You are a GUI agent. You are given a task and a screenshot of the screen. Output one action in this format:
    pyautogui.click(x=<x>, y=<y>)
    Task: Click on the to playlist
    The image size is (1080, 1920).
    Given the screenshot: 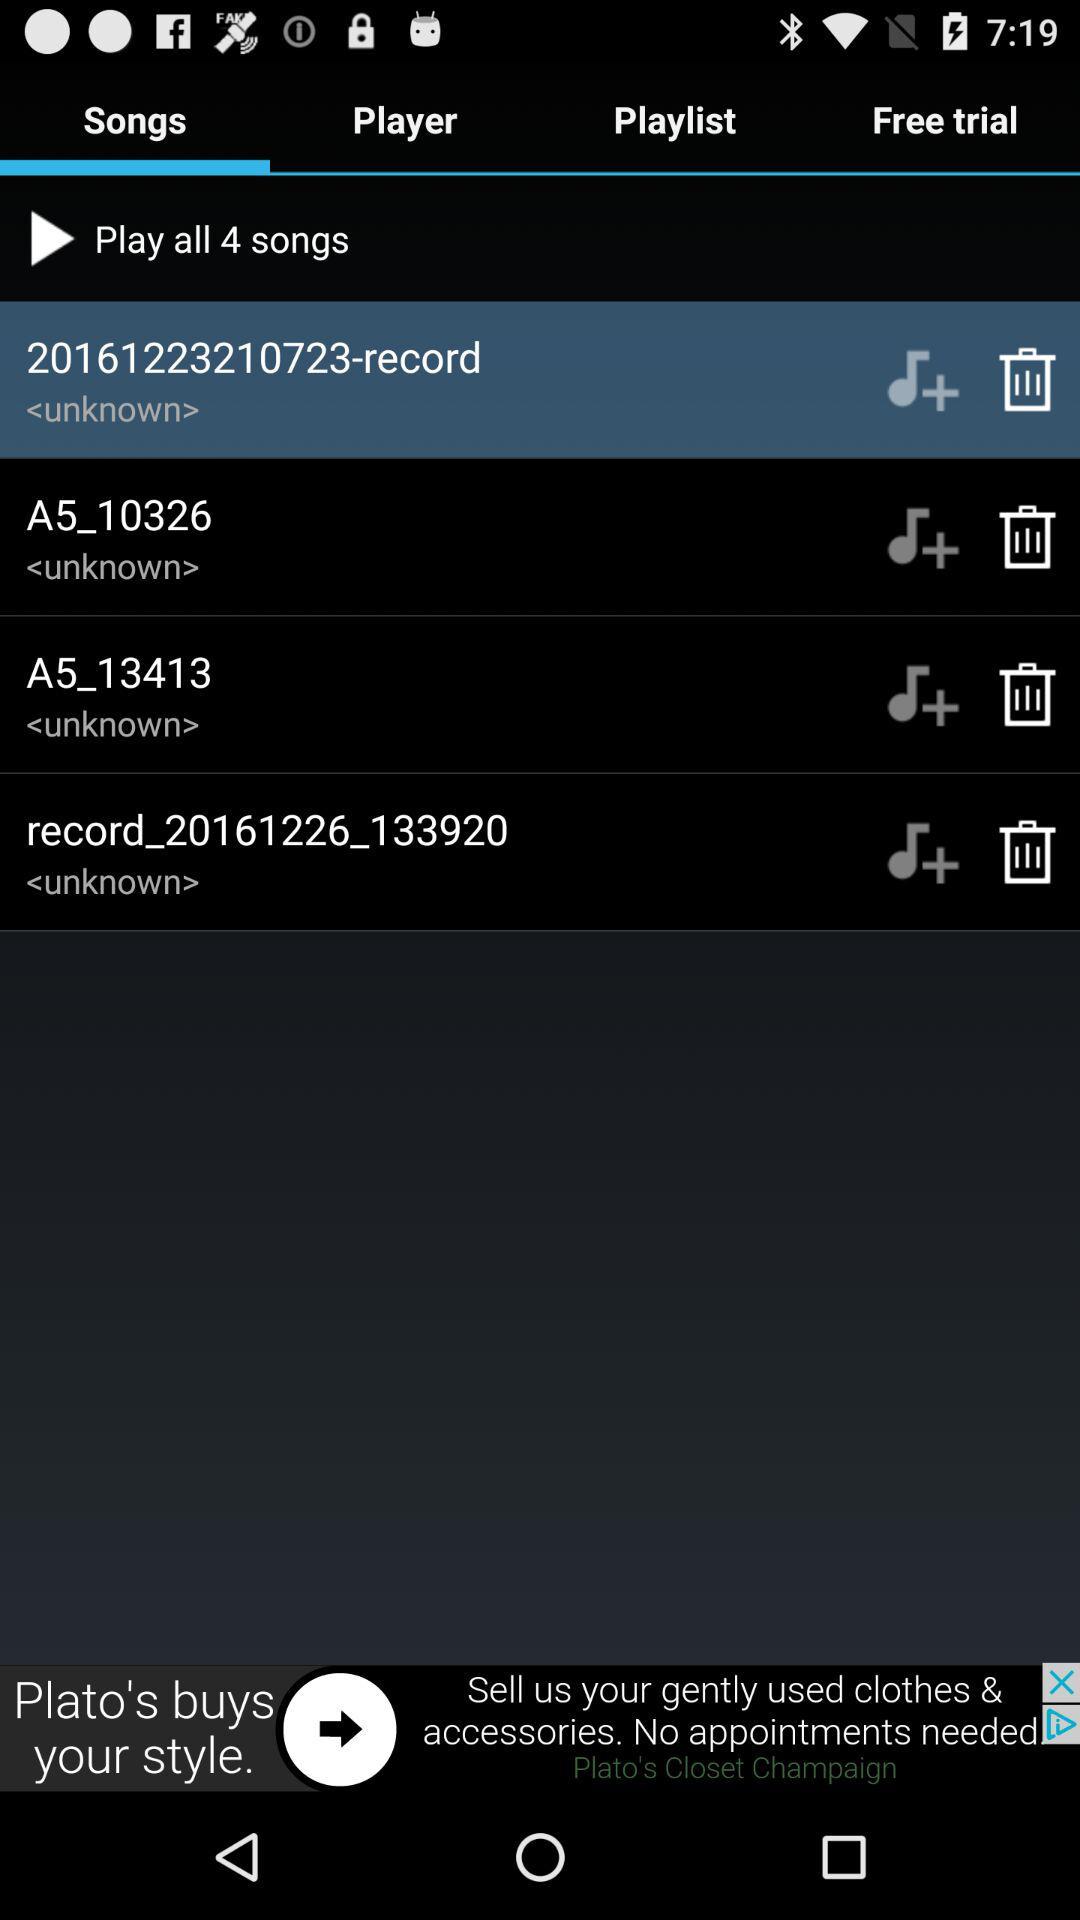 What is the action you would take?
    pyautogui.click(x=922, y=379)
    